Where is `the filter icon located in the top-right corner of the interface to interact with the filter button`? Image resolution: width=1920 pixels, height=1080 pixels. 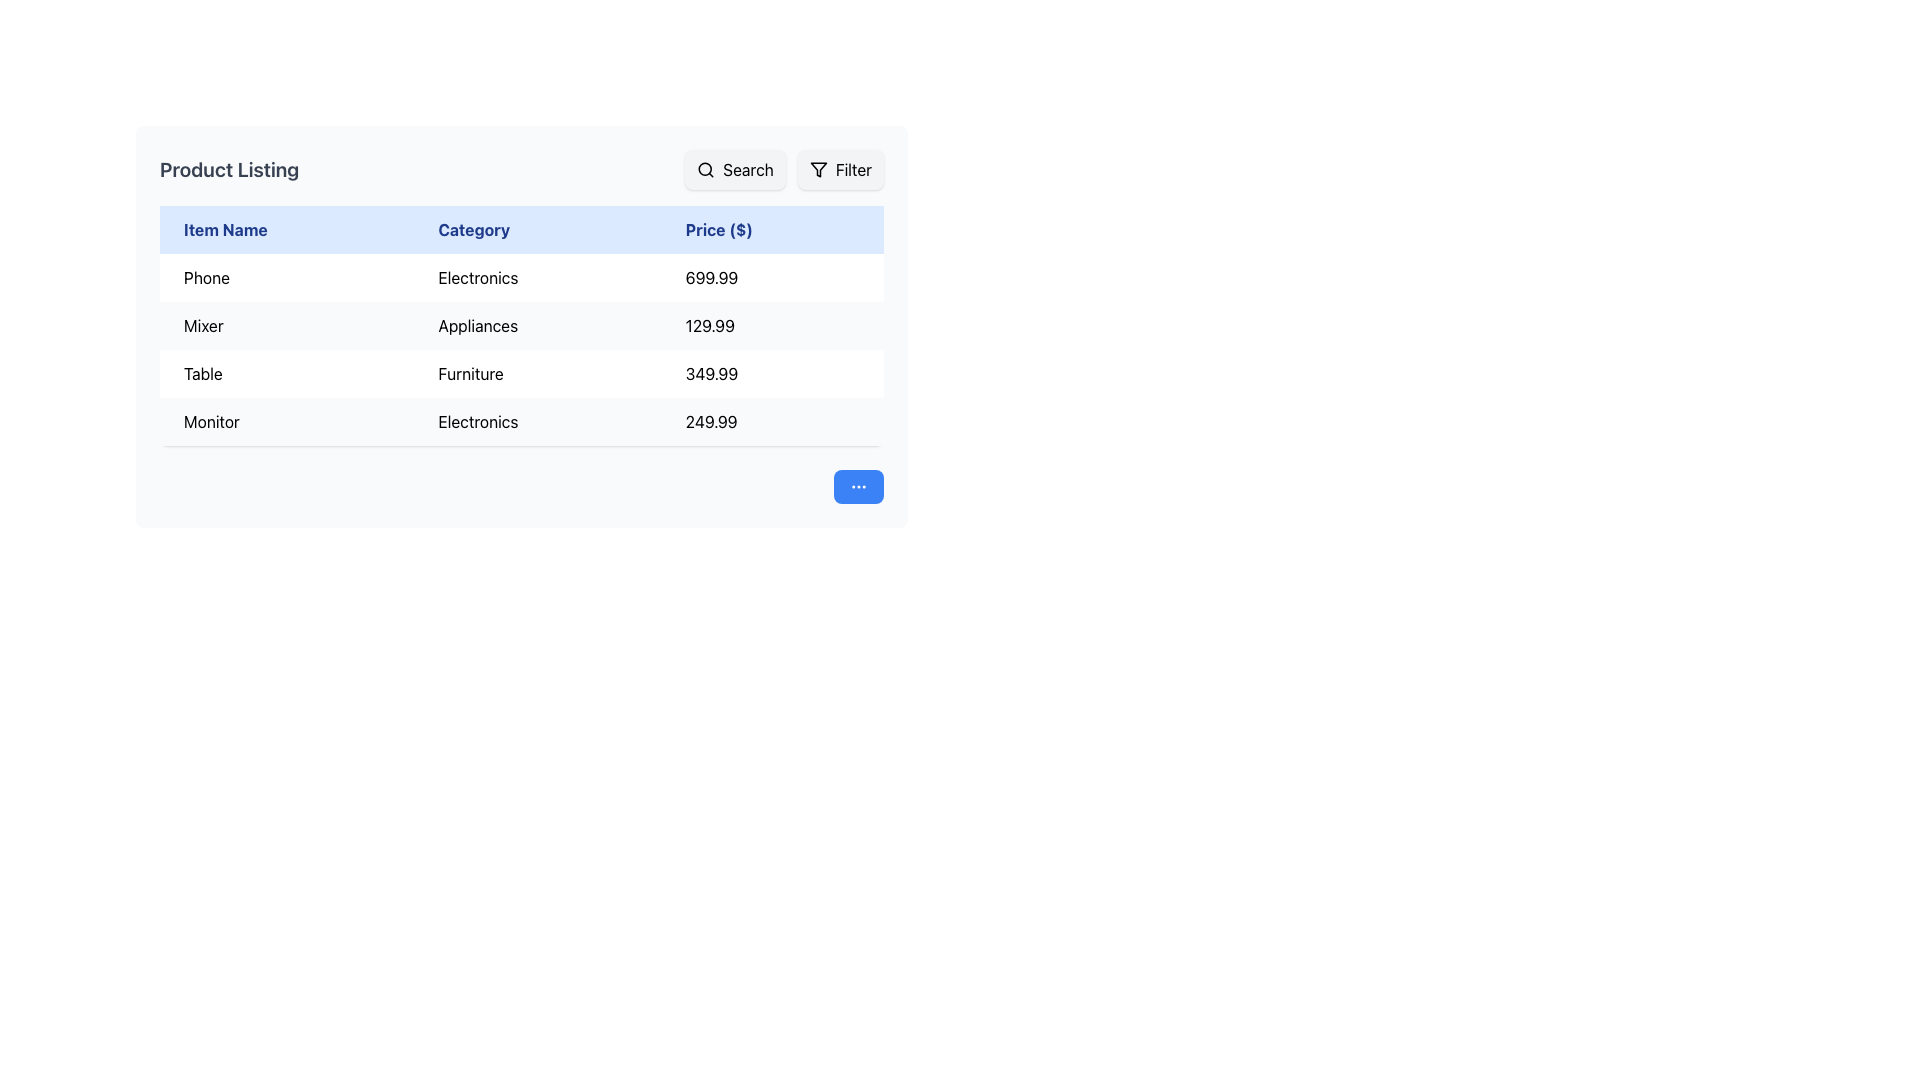
the filter icon located in the top-right corner of the interface to interact with the filter button is located at coordinates (818, 168).